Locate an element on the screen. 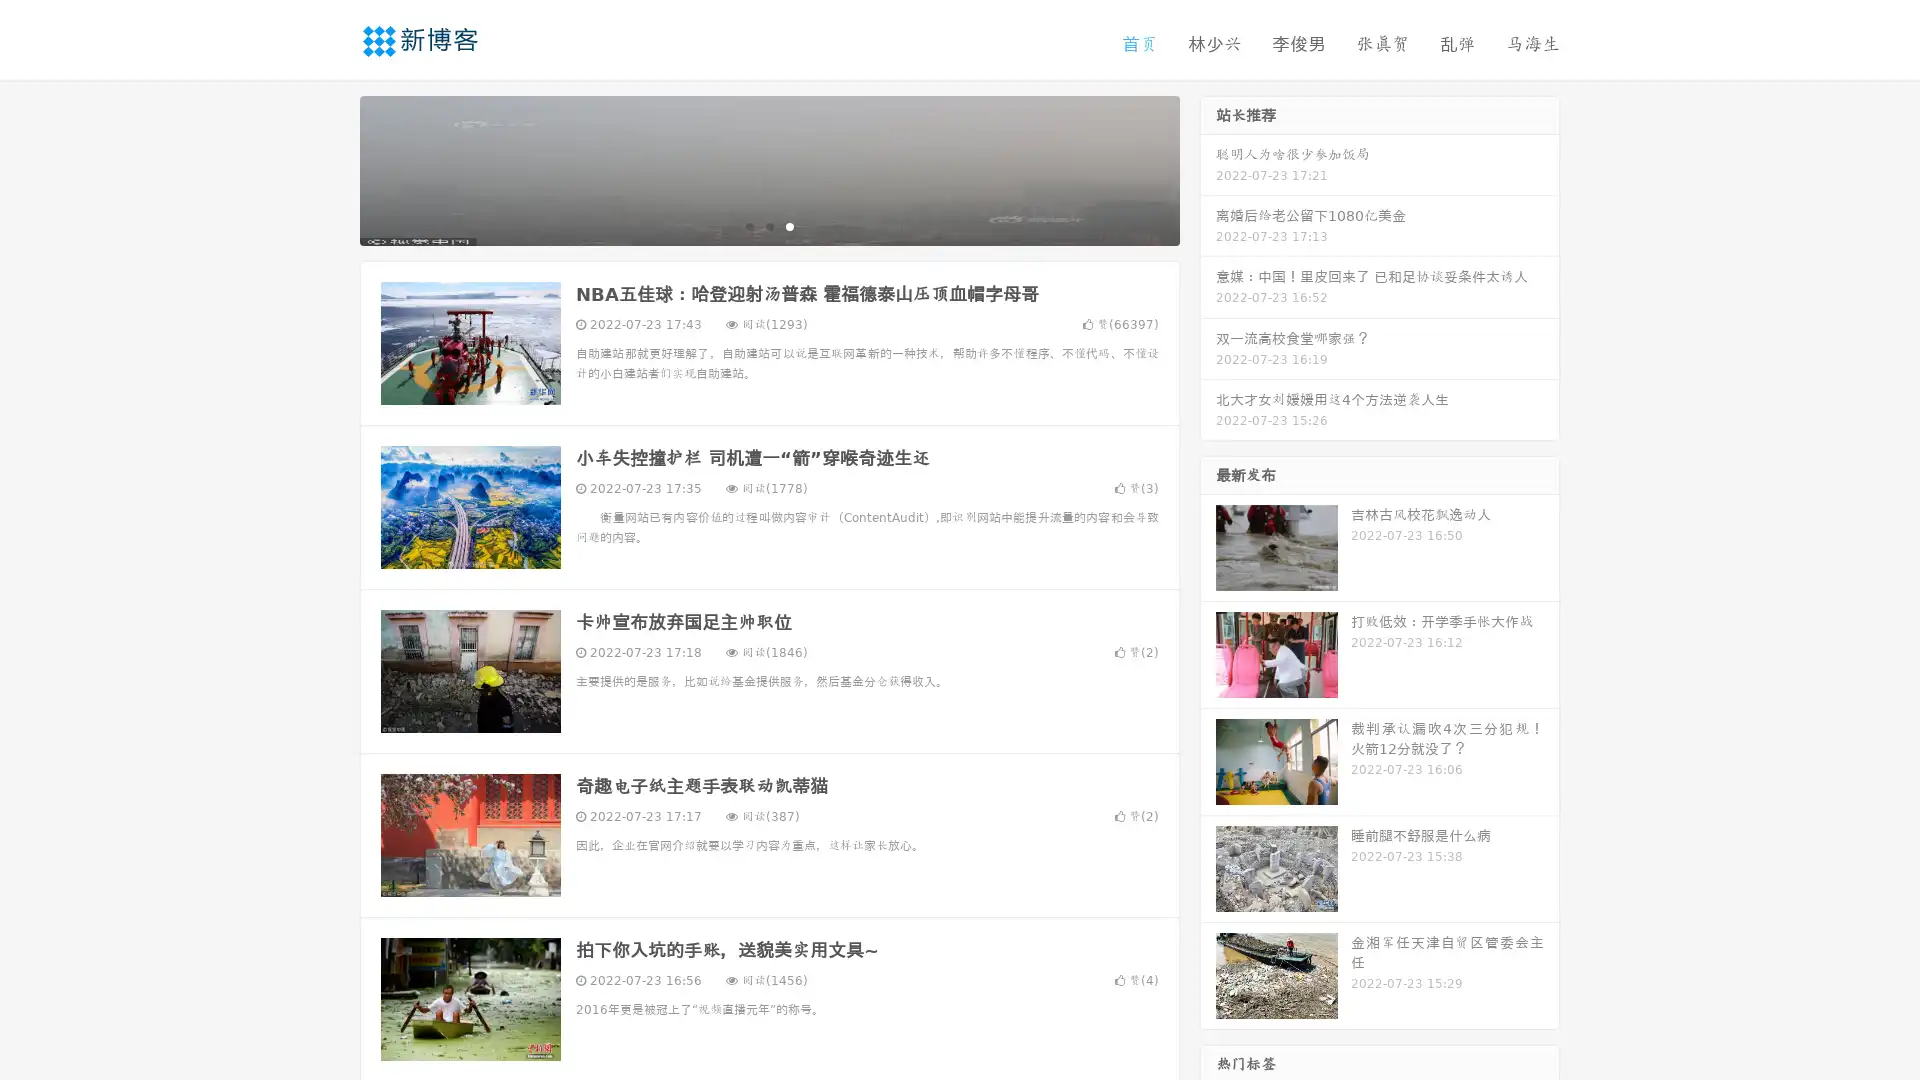 The width and height of the screenshot is (1920, 1080). Go to slide 1 is located at coordinates (748, 225).